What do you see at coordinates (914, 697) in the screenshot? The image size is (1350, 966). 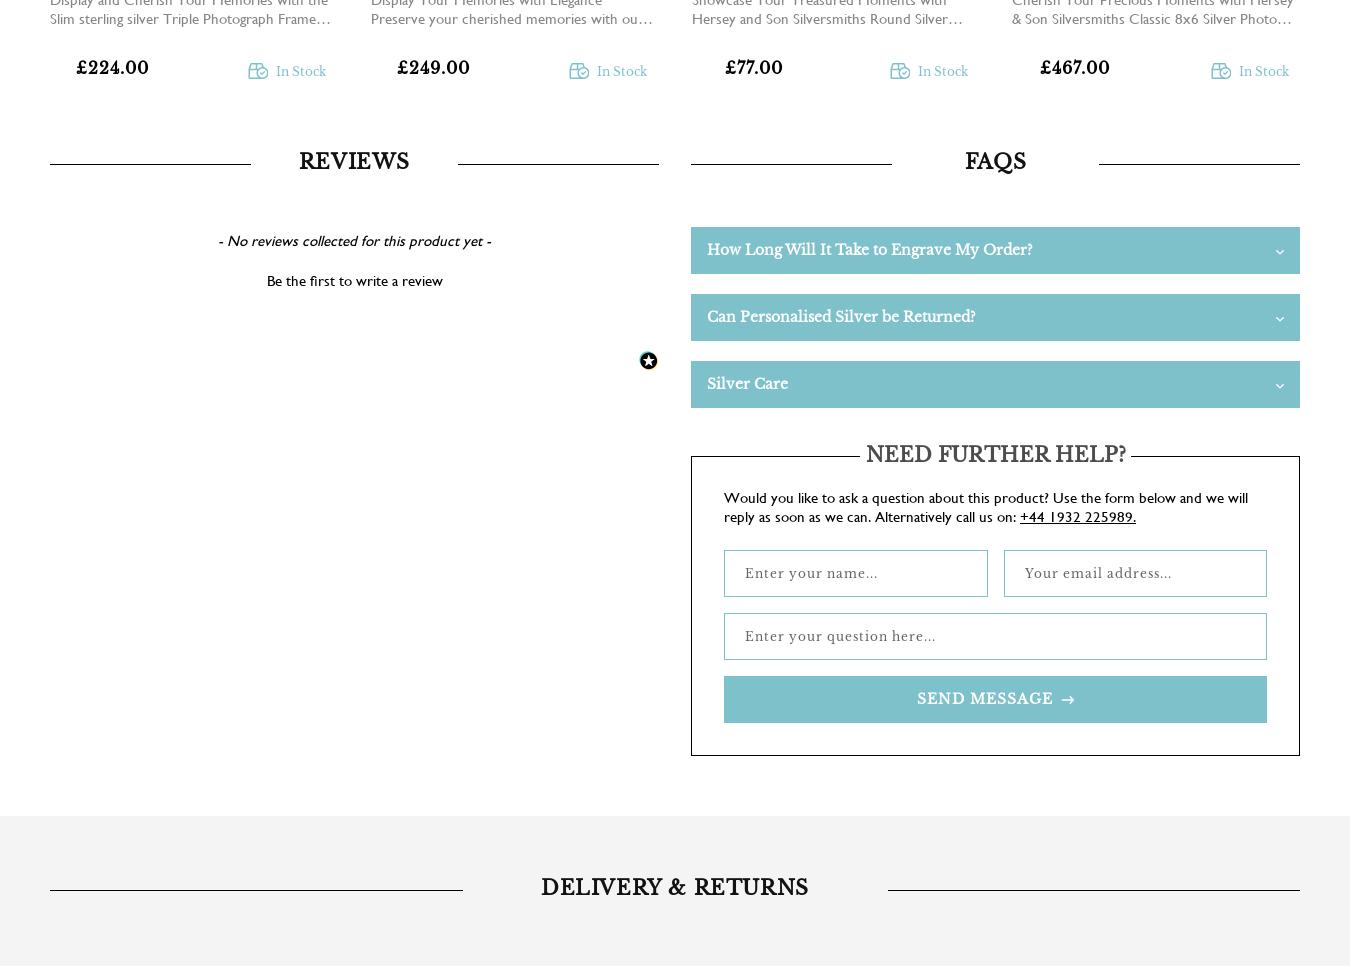 I see `'send message'` at bounding box center [914, 697].